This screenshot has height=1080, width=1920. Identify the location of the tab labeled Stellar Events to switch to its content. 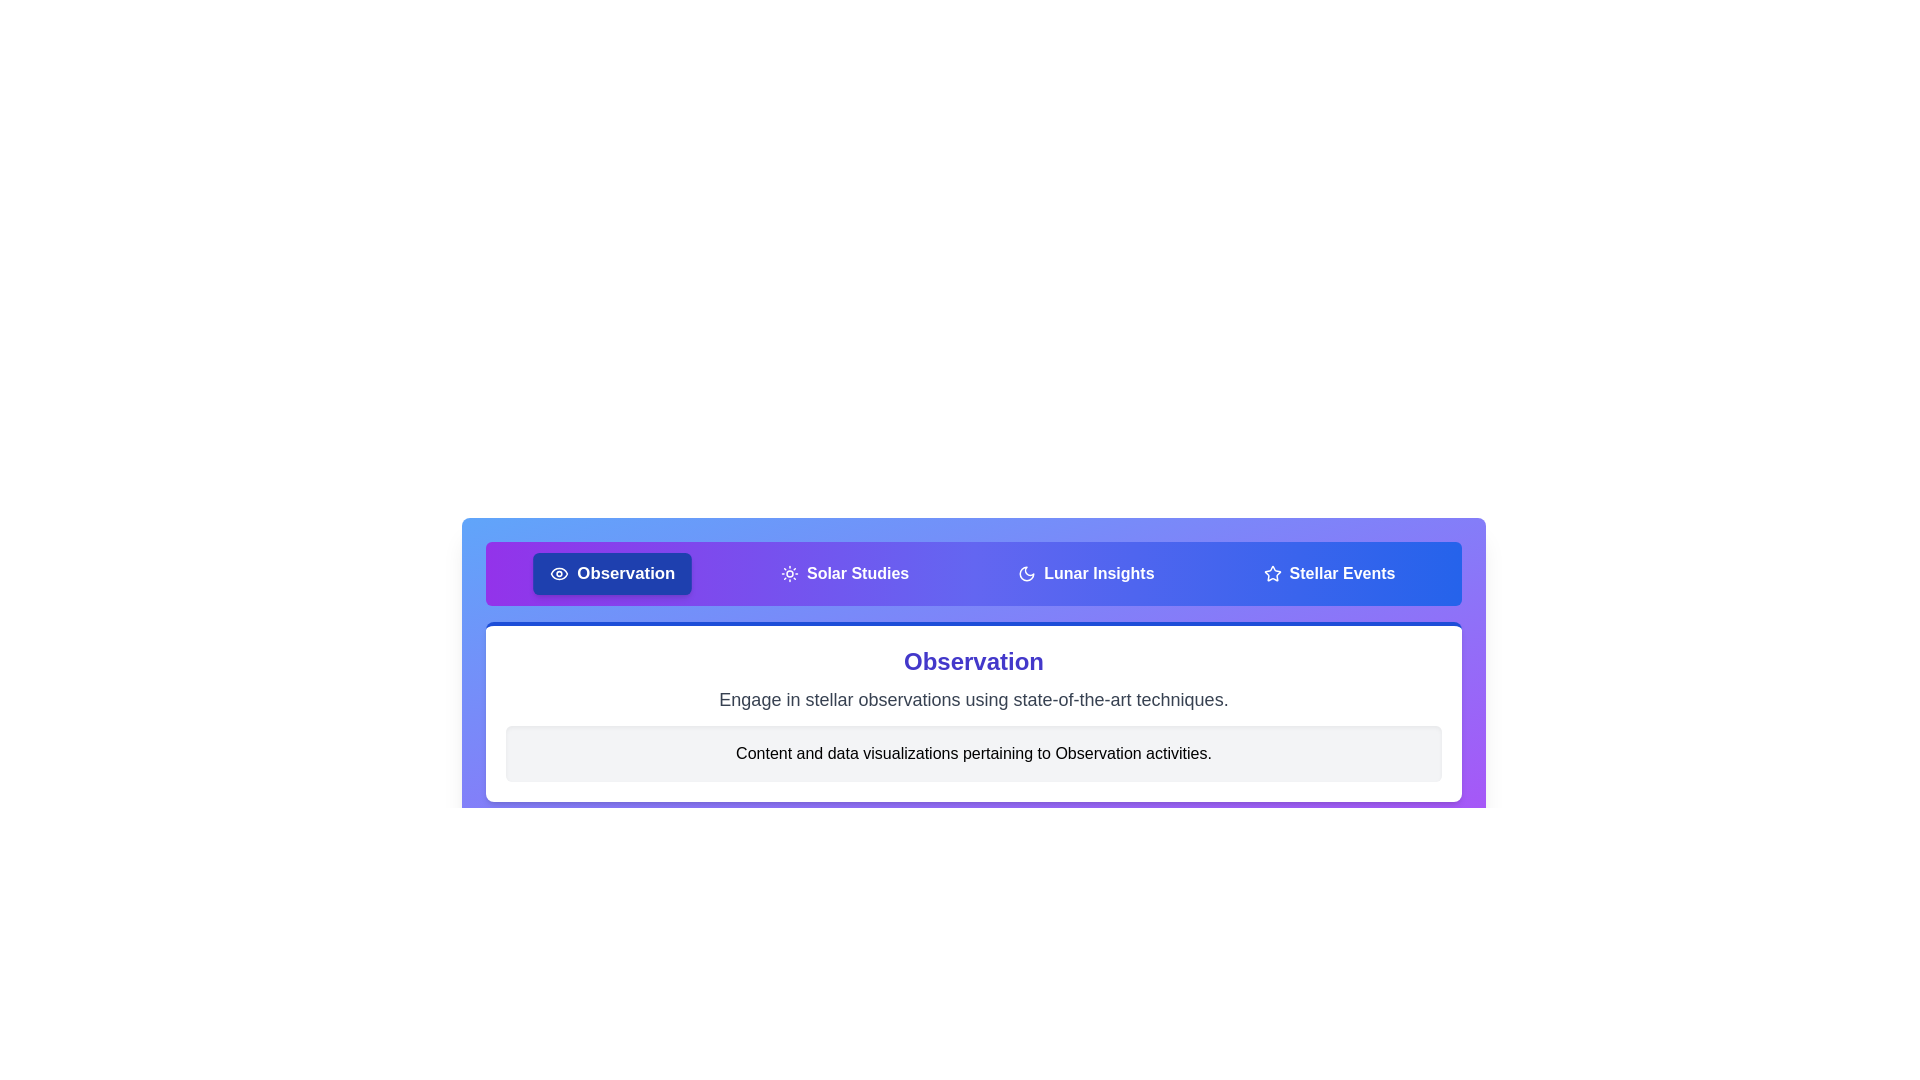
(1329, 574).